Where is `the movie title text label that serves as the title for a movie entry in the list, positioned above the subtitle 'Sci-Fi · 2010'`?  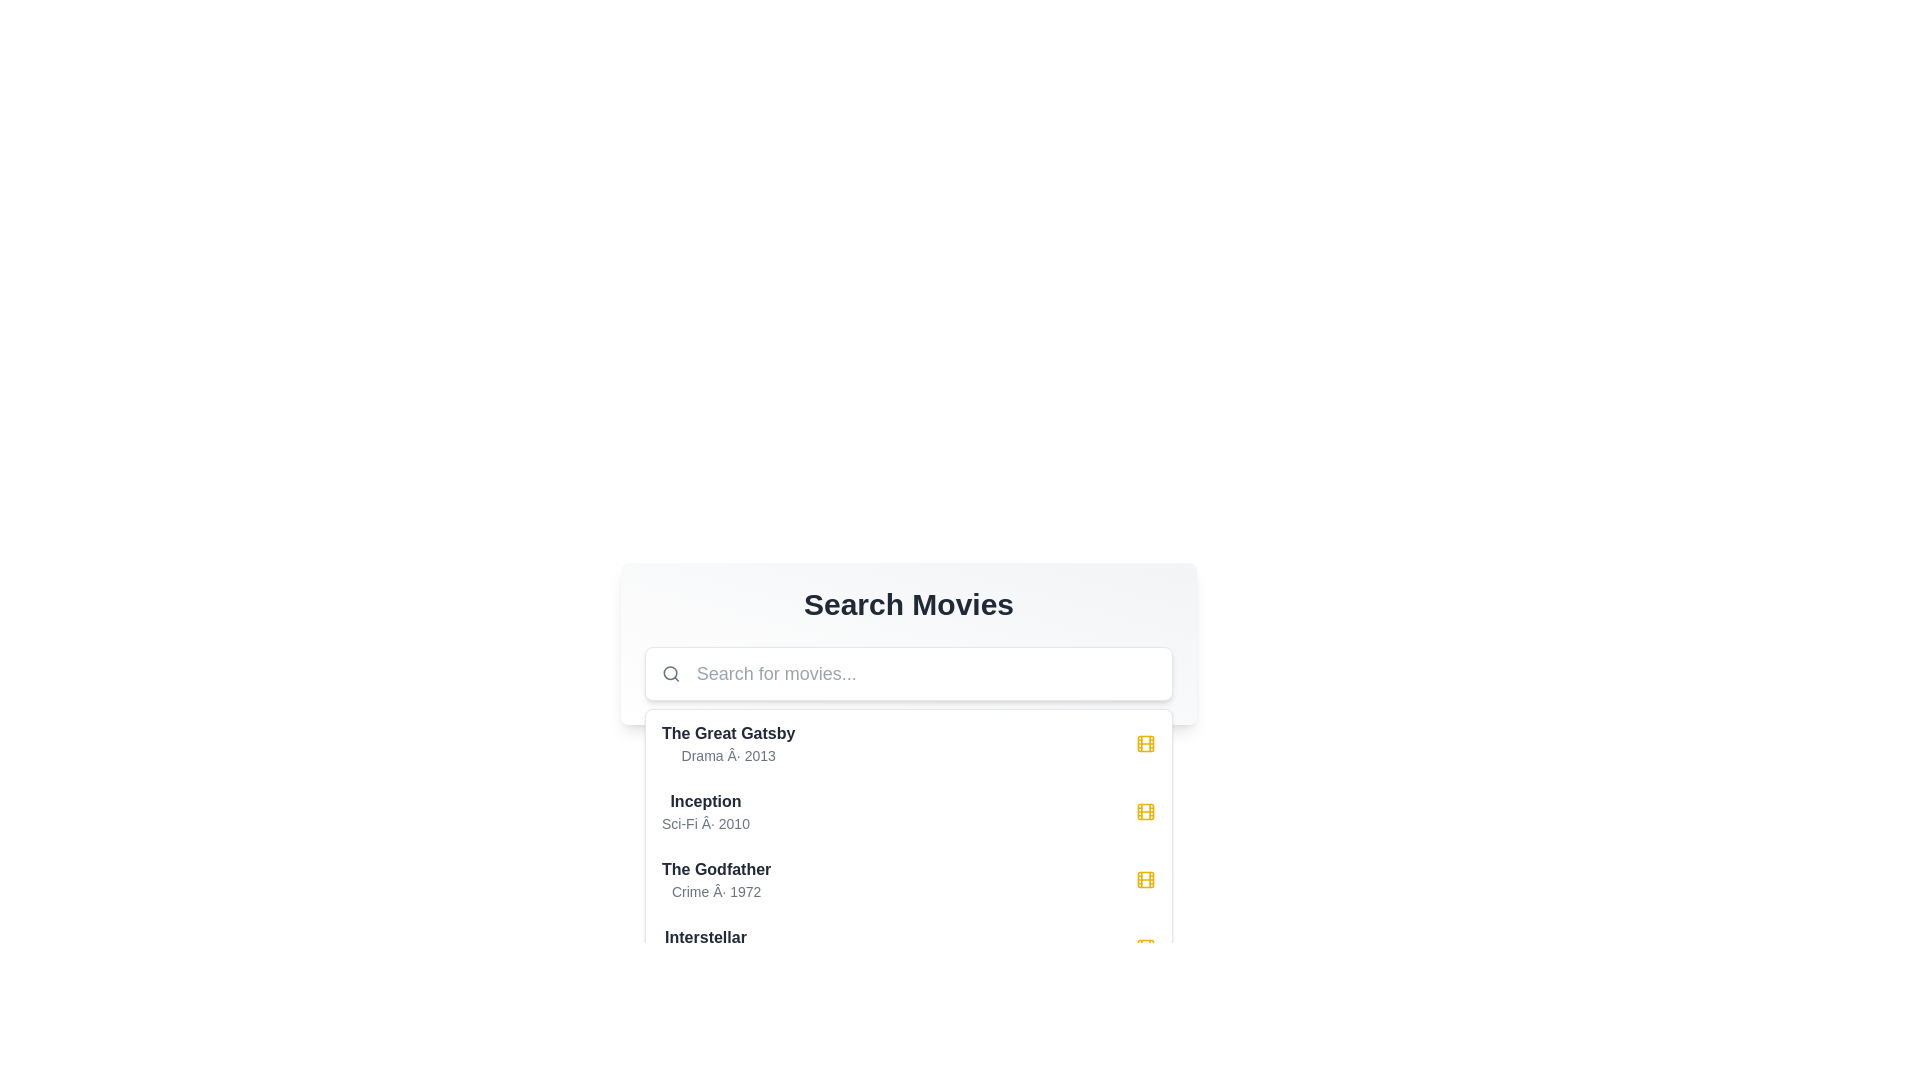
the movie title text label that serves as the title for a movie entry in the list, positioned above the subtitle 'Sci-Fi · 2010' is located at coordinates (705, 801).